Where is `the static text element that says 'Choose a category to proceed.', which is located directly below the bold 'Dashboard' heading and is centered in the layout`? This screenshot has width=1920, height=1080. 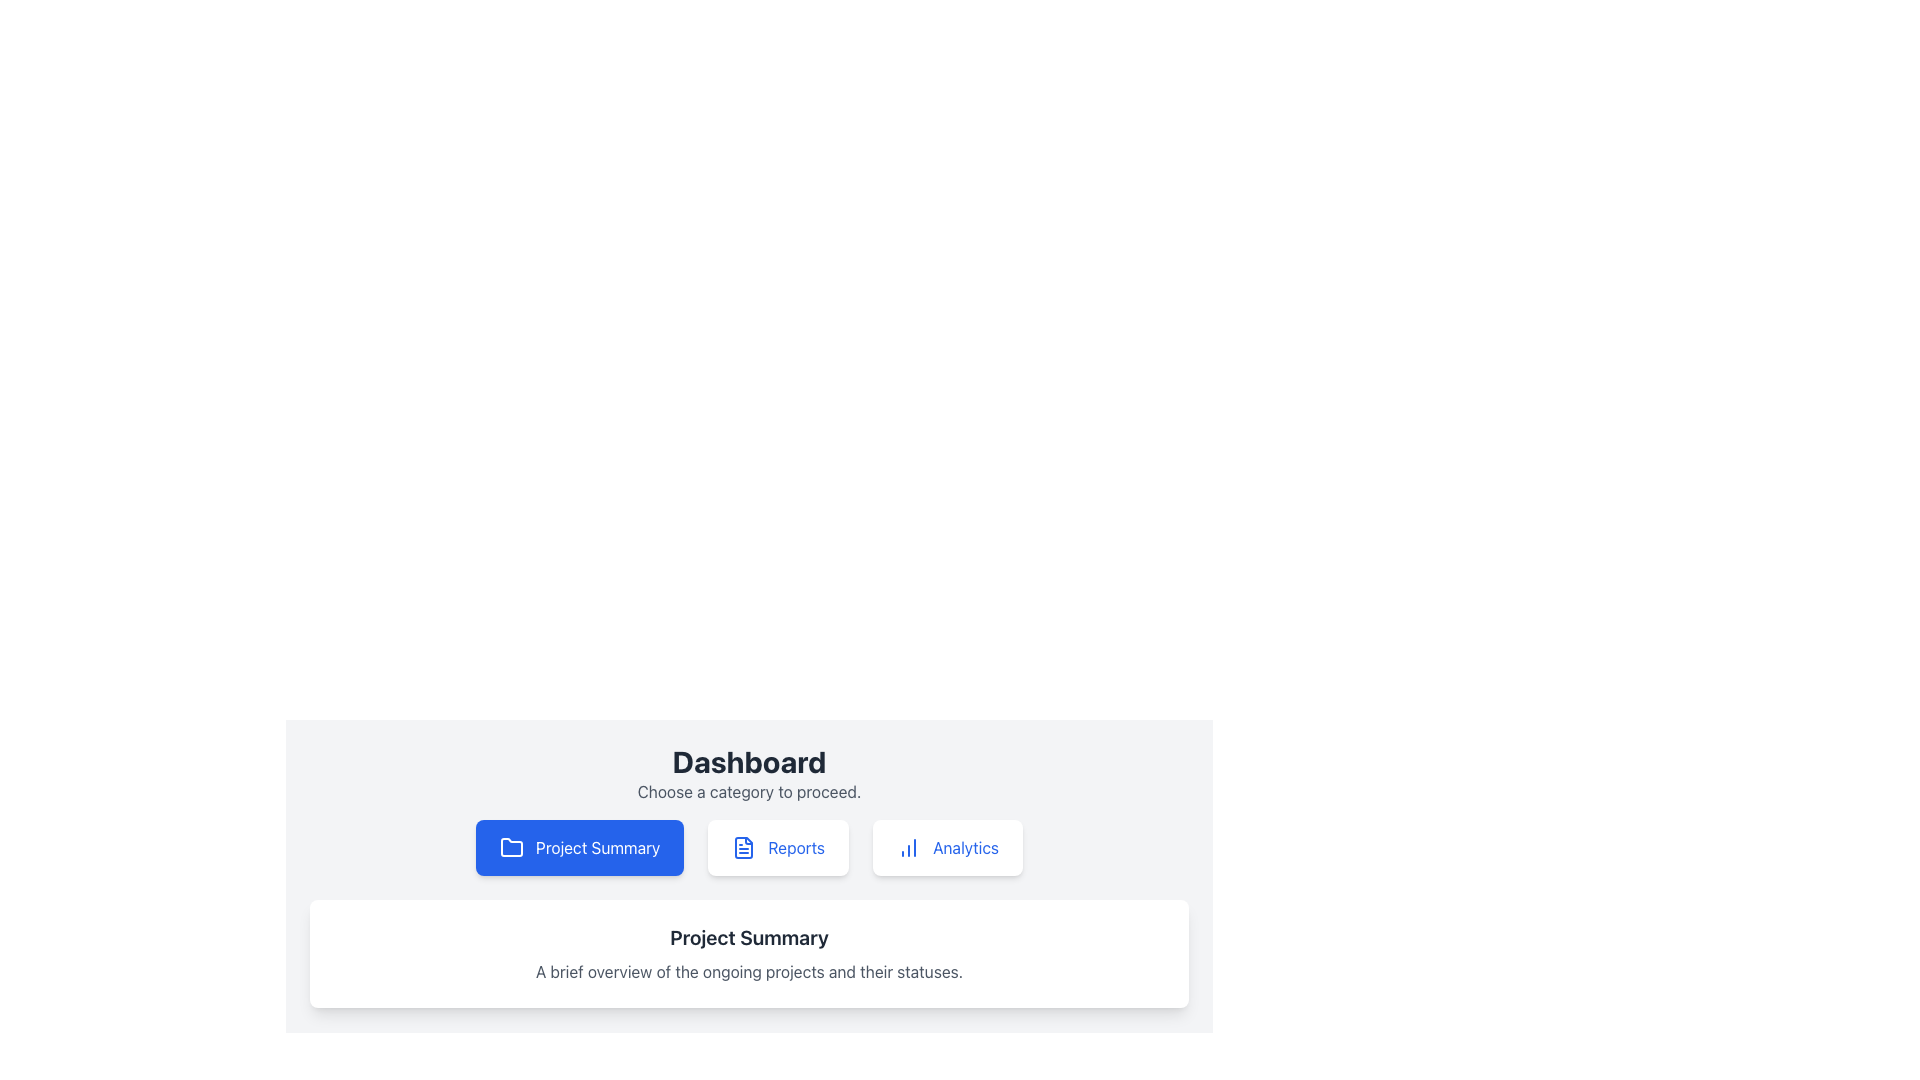 the static text element that says 'Choose a category to proceed.', which is located directly below the bold 'Dashboard' heading and is centered in the layout is located at coordinates (748, 790).